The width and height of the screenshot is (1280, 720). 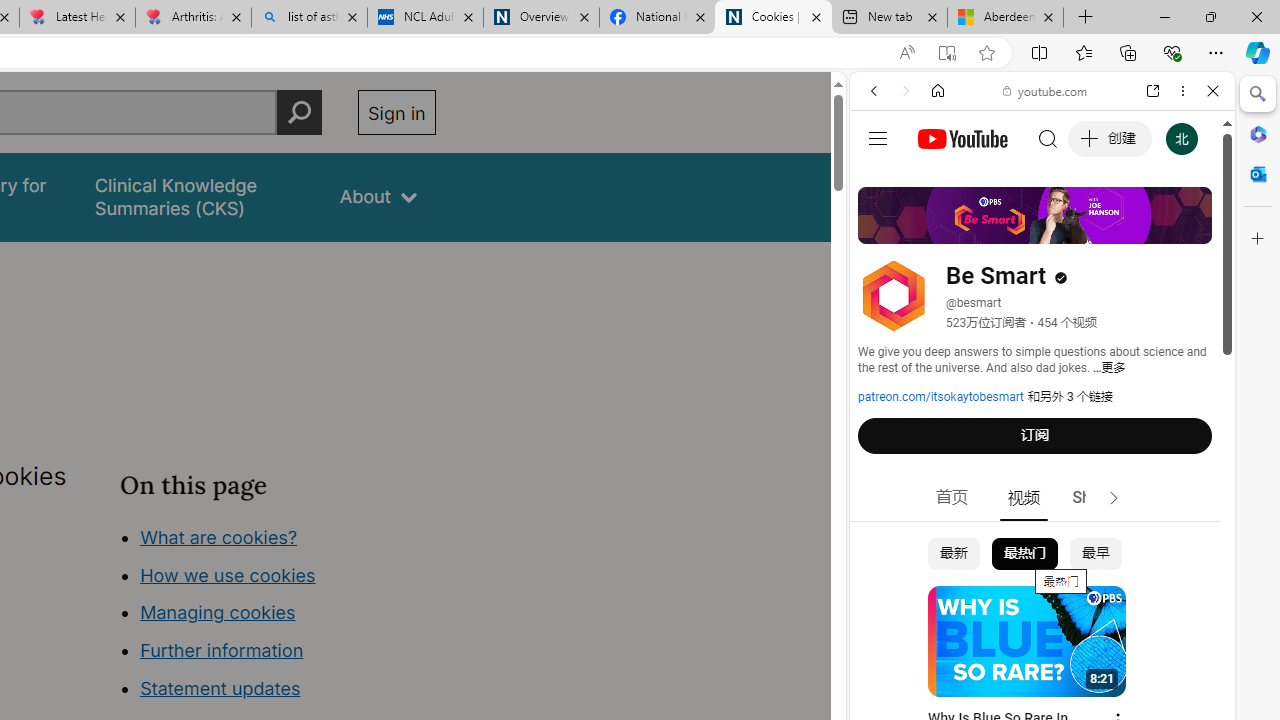 What do you see at coordinates (1092, 227) in the screenshot?
I see `'SEARCH TOOLS'` at bounding box center [1092, 227].